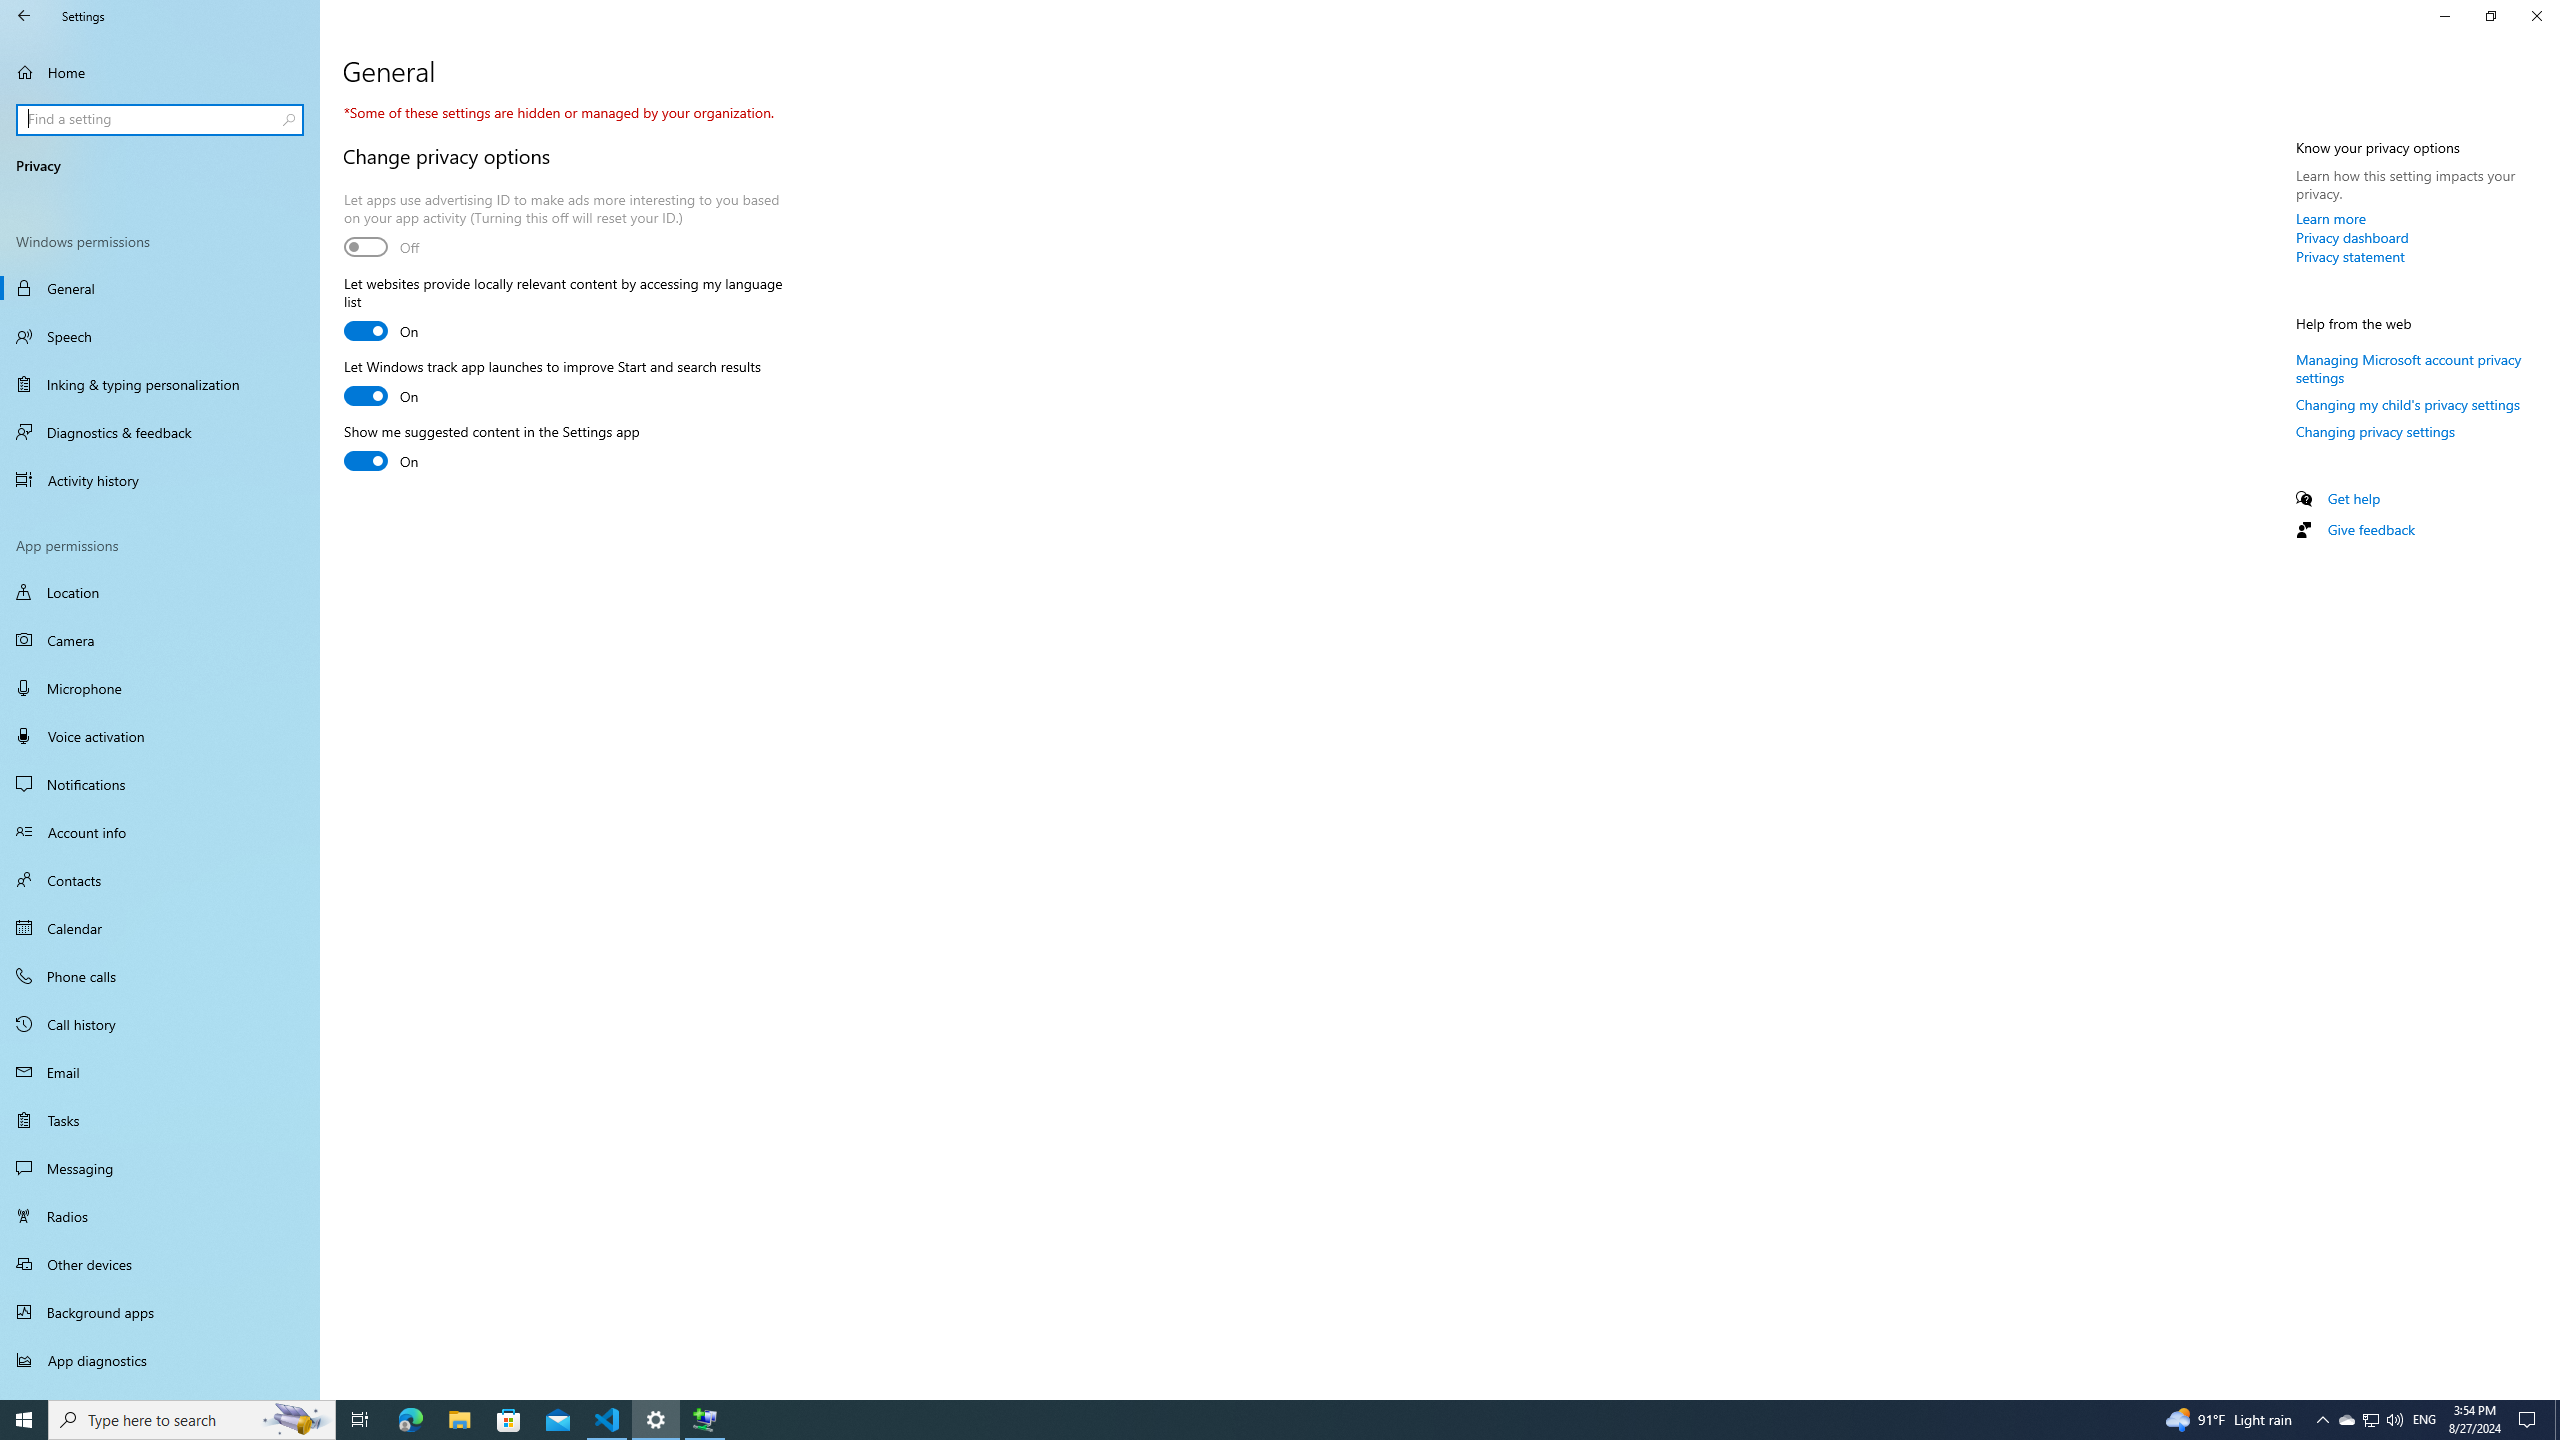 The width and height of the screenshot is (2560, 1440). What do you see at coordinates (2352, 237) in the screenshot?
I see `'Privacy dashboard'` at bounding box center [2352, 237].